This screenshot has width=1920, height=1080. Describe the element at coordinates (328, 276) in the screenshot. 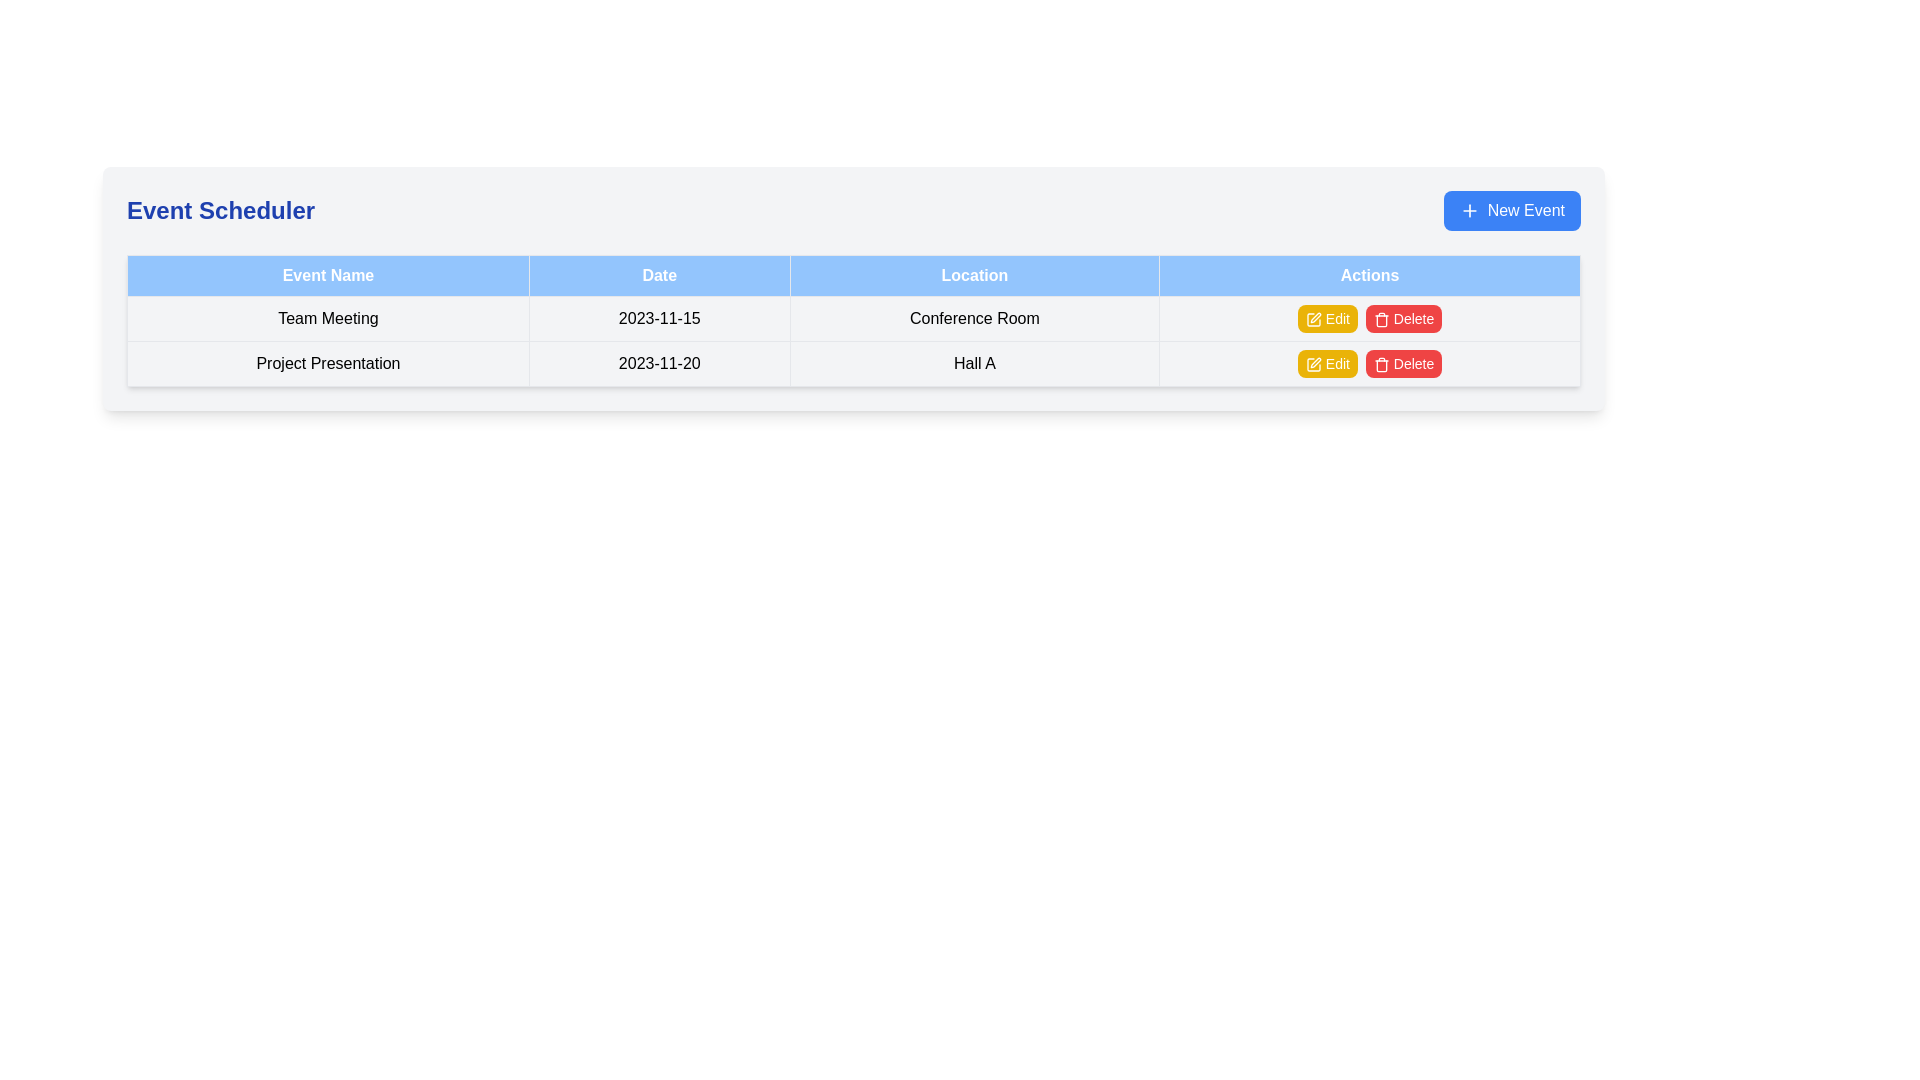

I see `the first column header cell of the table, which indicates the event names and is positioned to the left of the 'Date' column header` at that location.